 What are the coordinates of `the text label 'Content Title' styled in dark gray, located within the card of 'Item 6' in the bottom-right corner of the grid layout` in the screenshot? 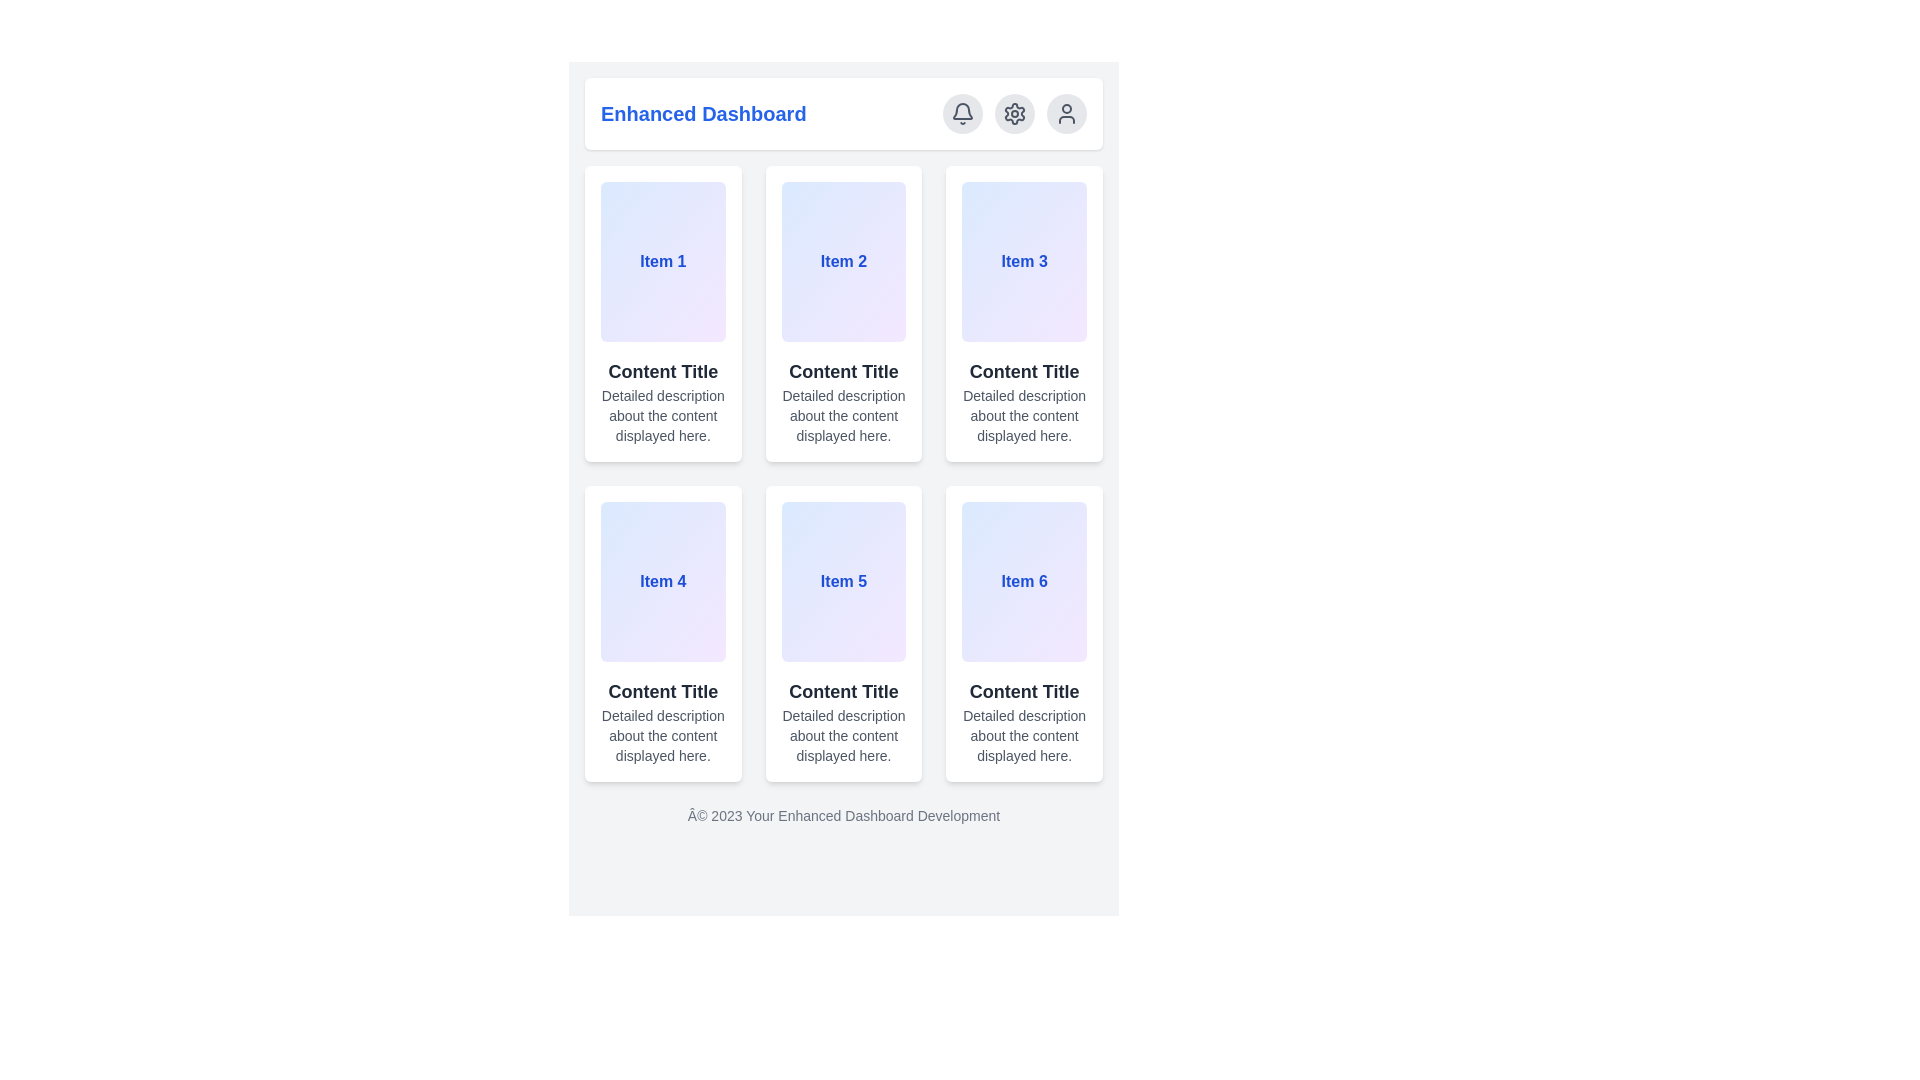 It's located at (1024, 690).